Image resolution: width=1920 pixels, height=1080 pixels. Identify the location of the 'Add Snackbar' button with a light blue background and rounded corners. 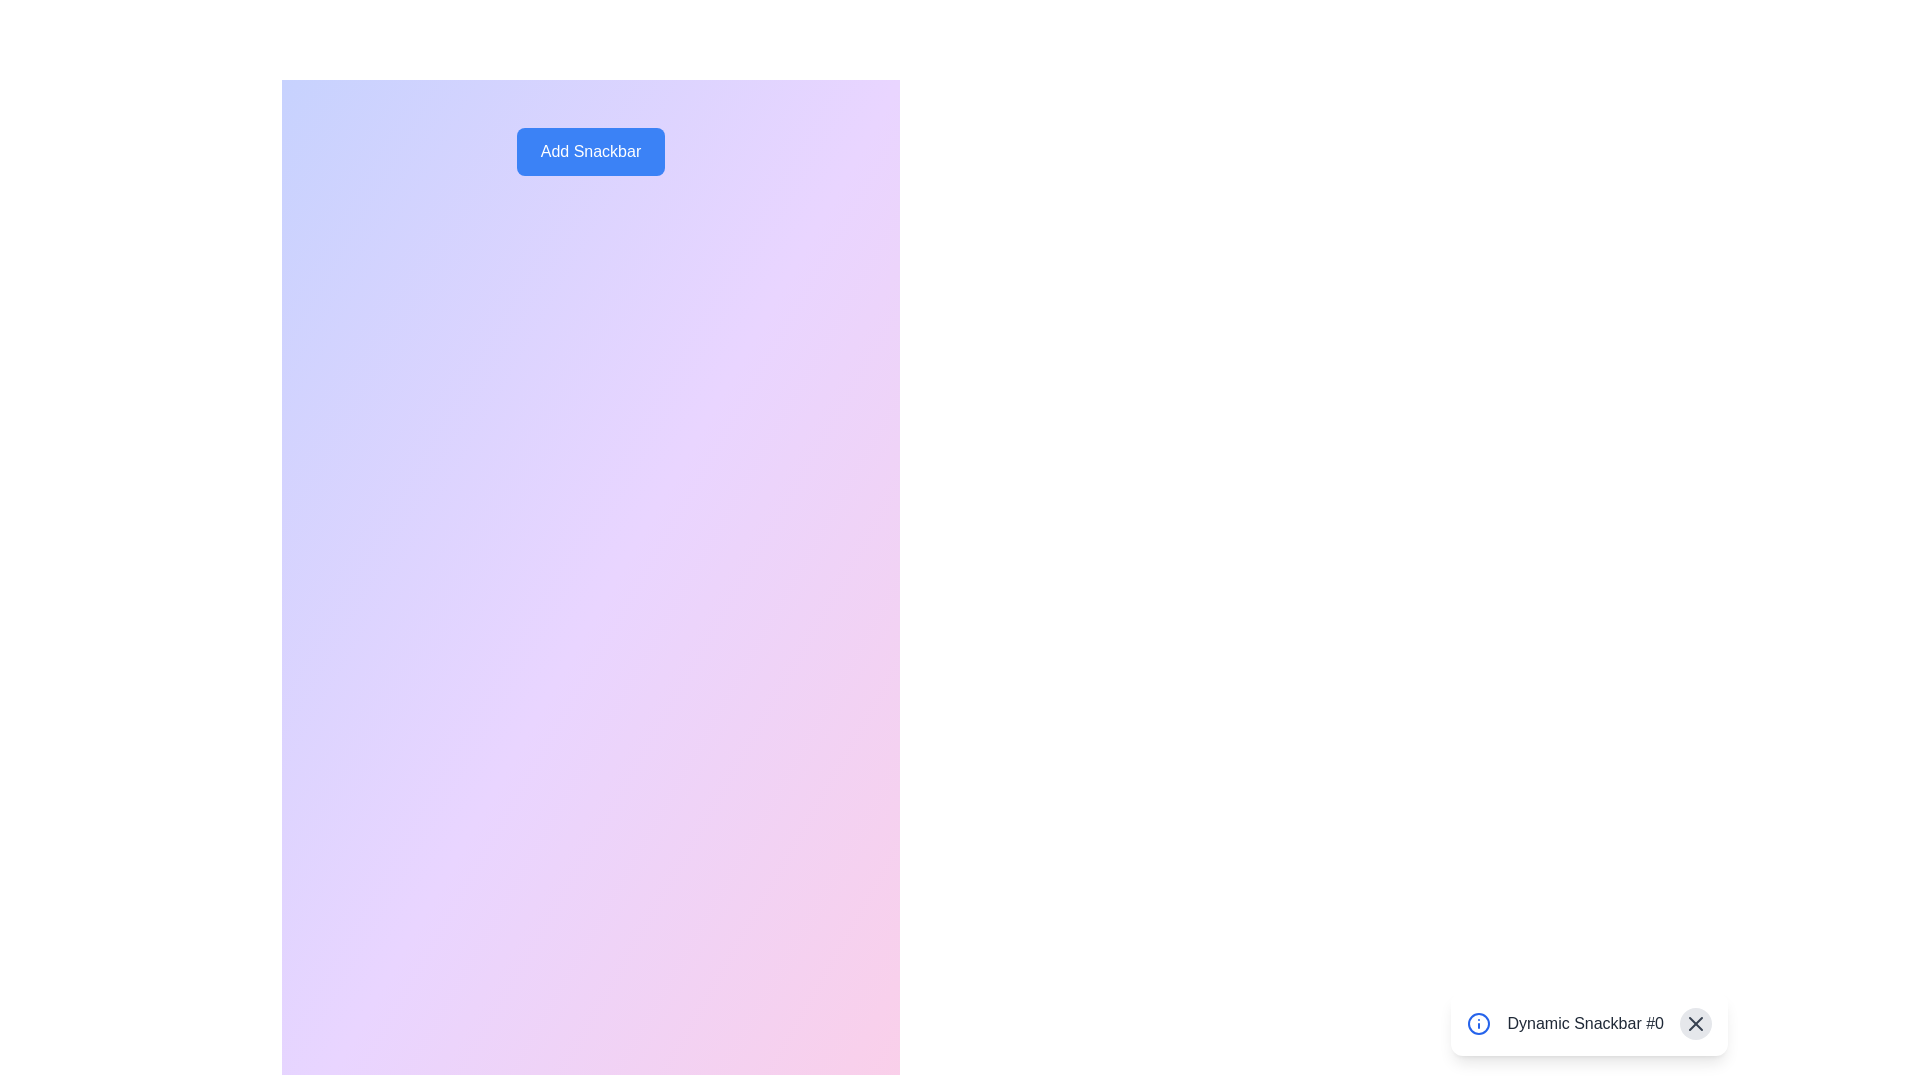
(589, 150).